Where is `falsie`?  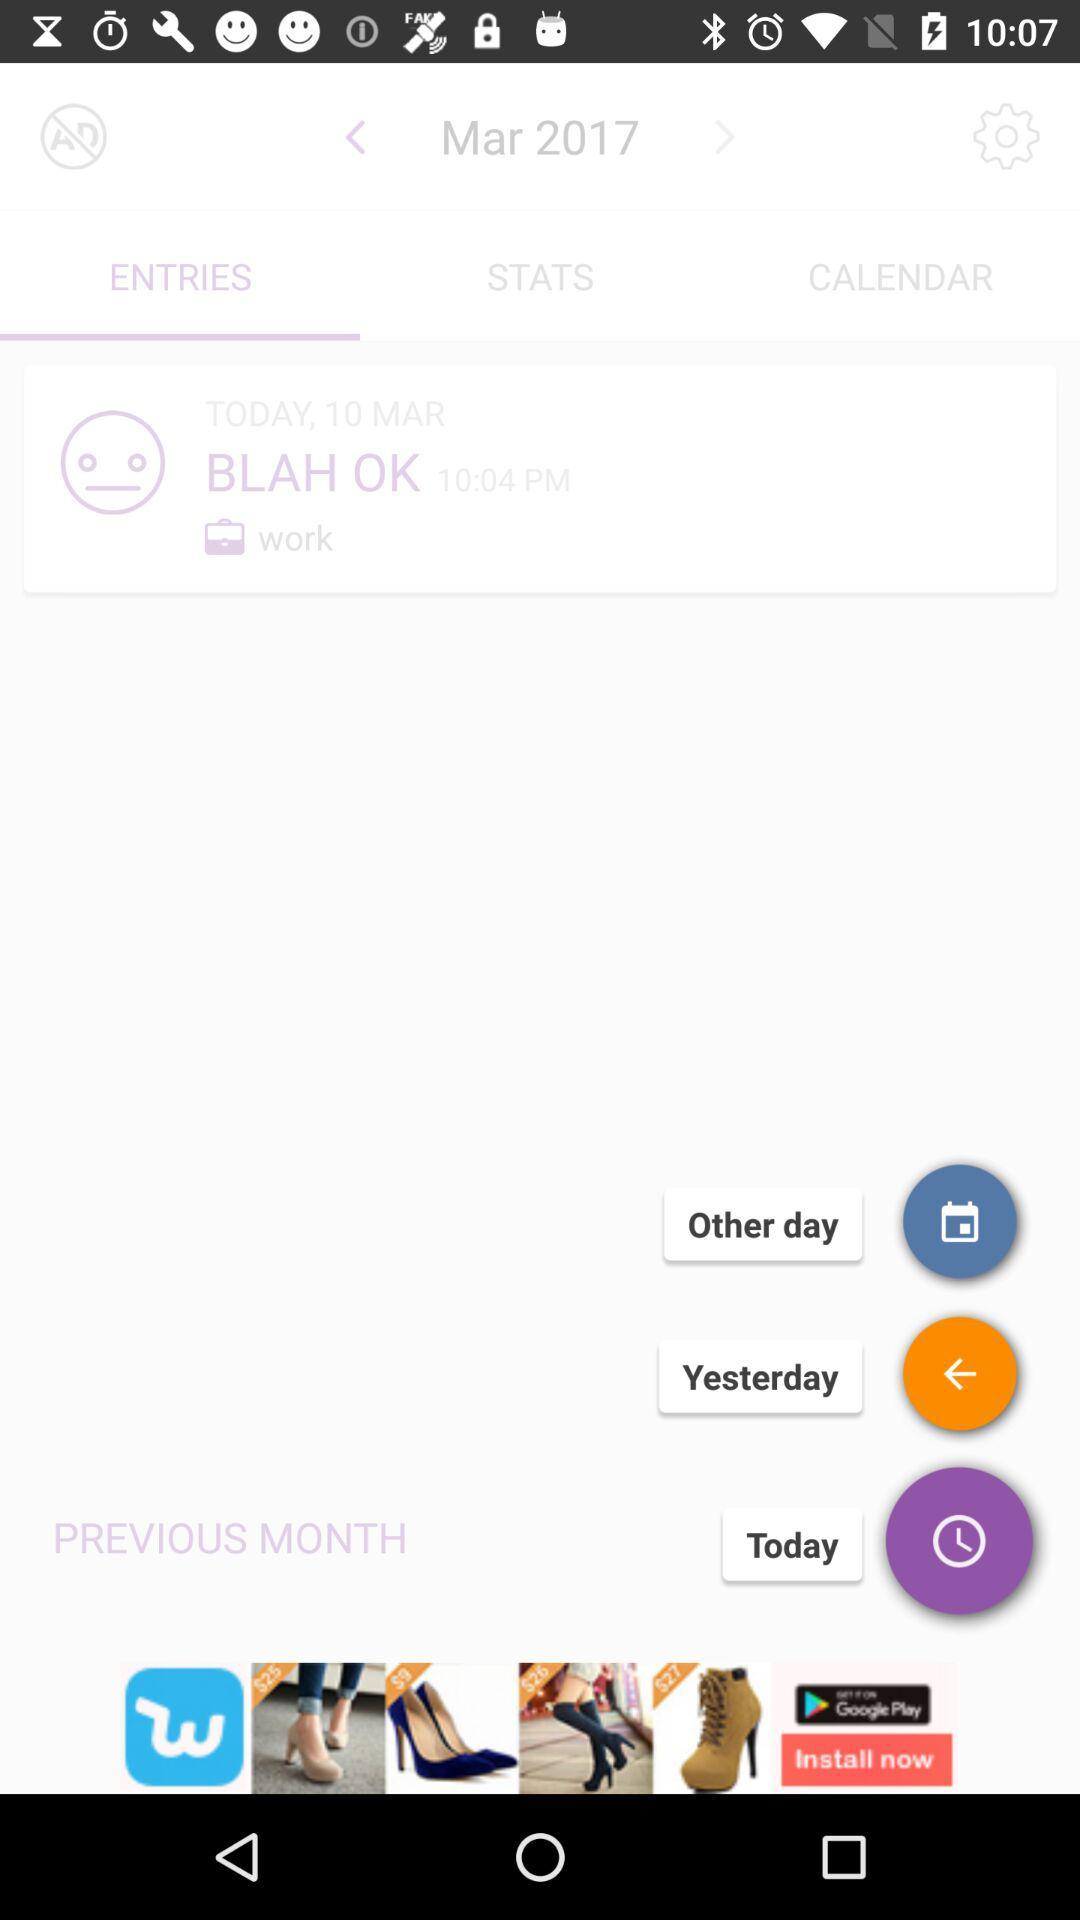
falsie is located at coordinates (960, 1375).